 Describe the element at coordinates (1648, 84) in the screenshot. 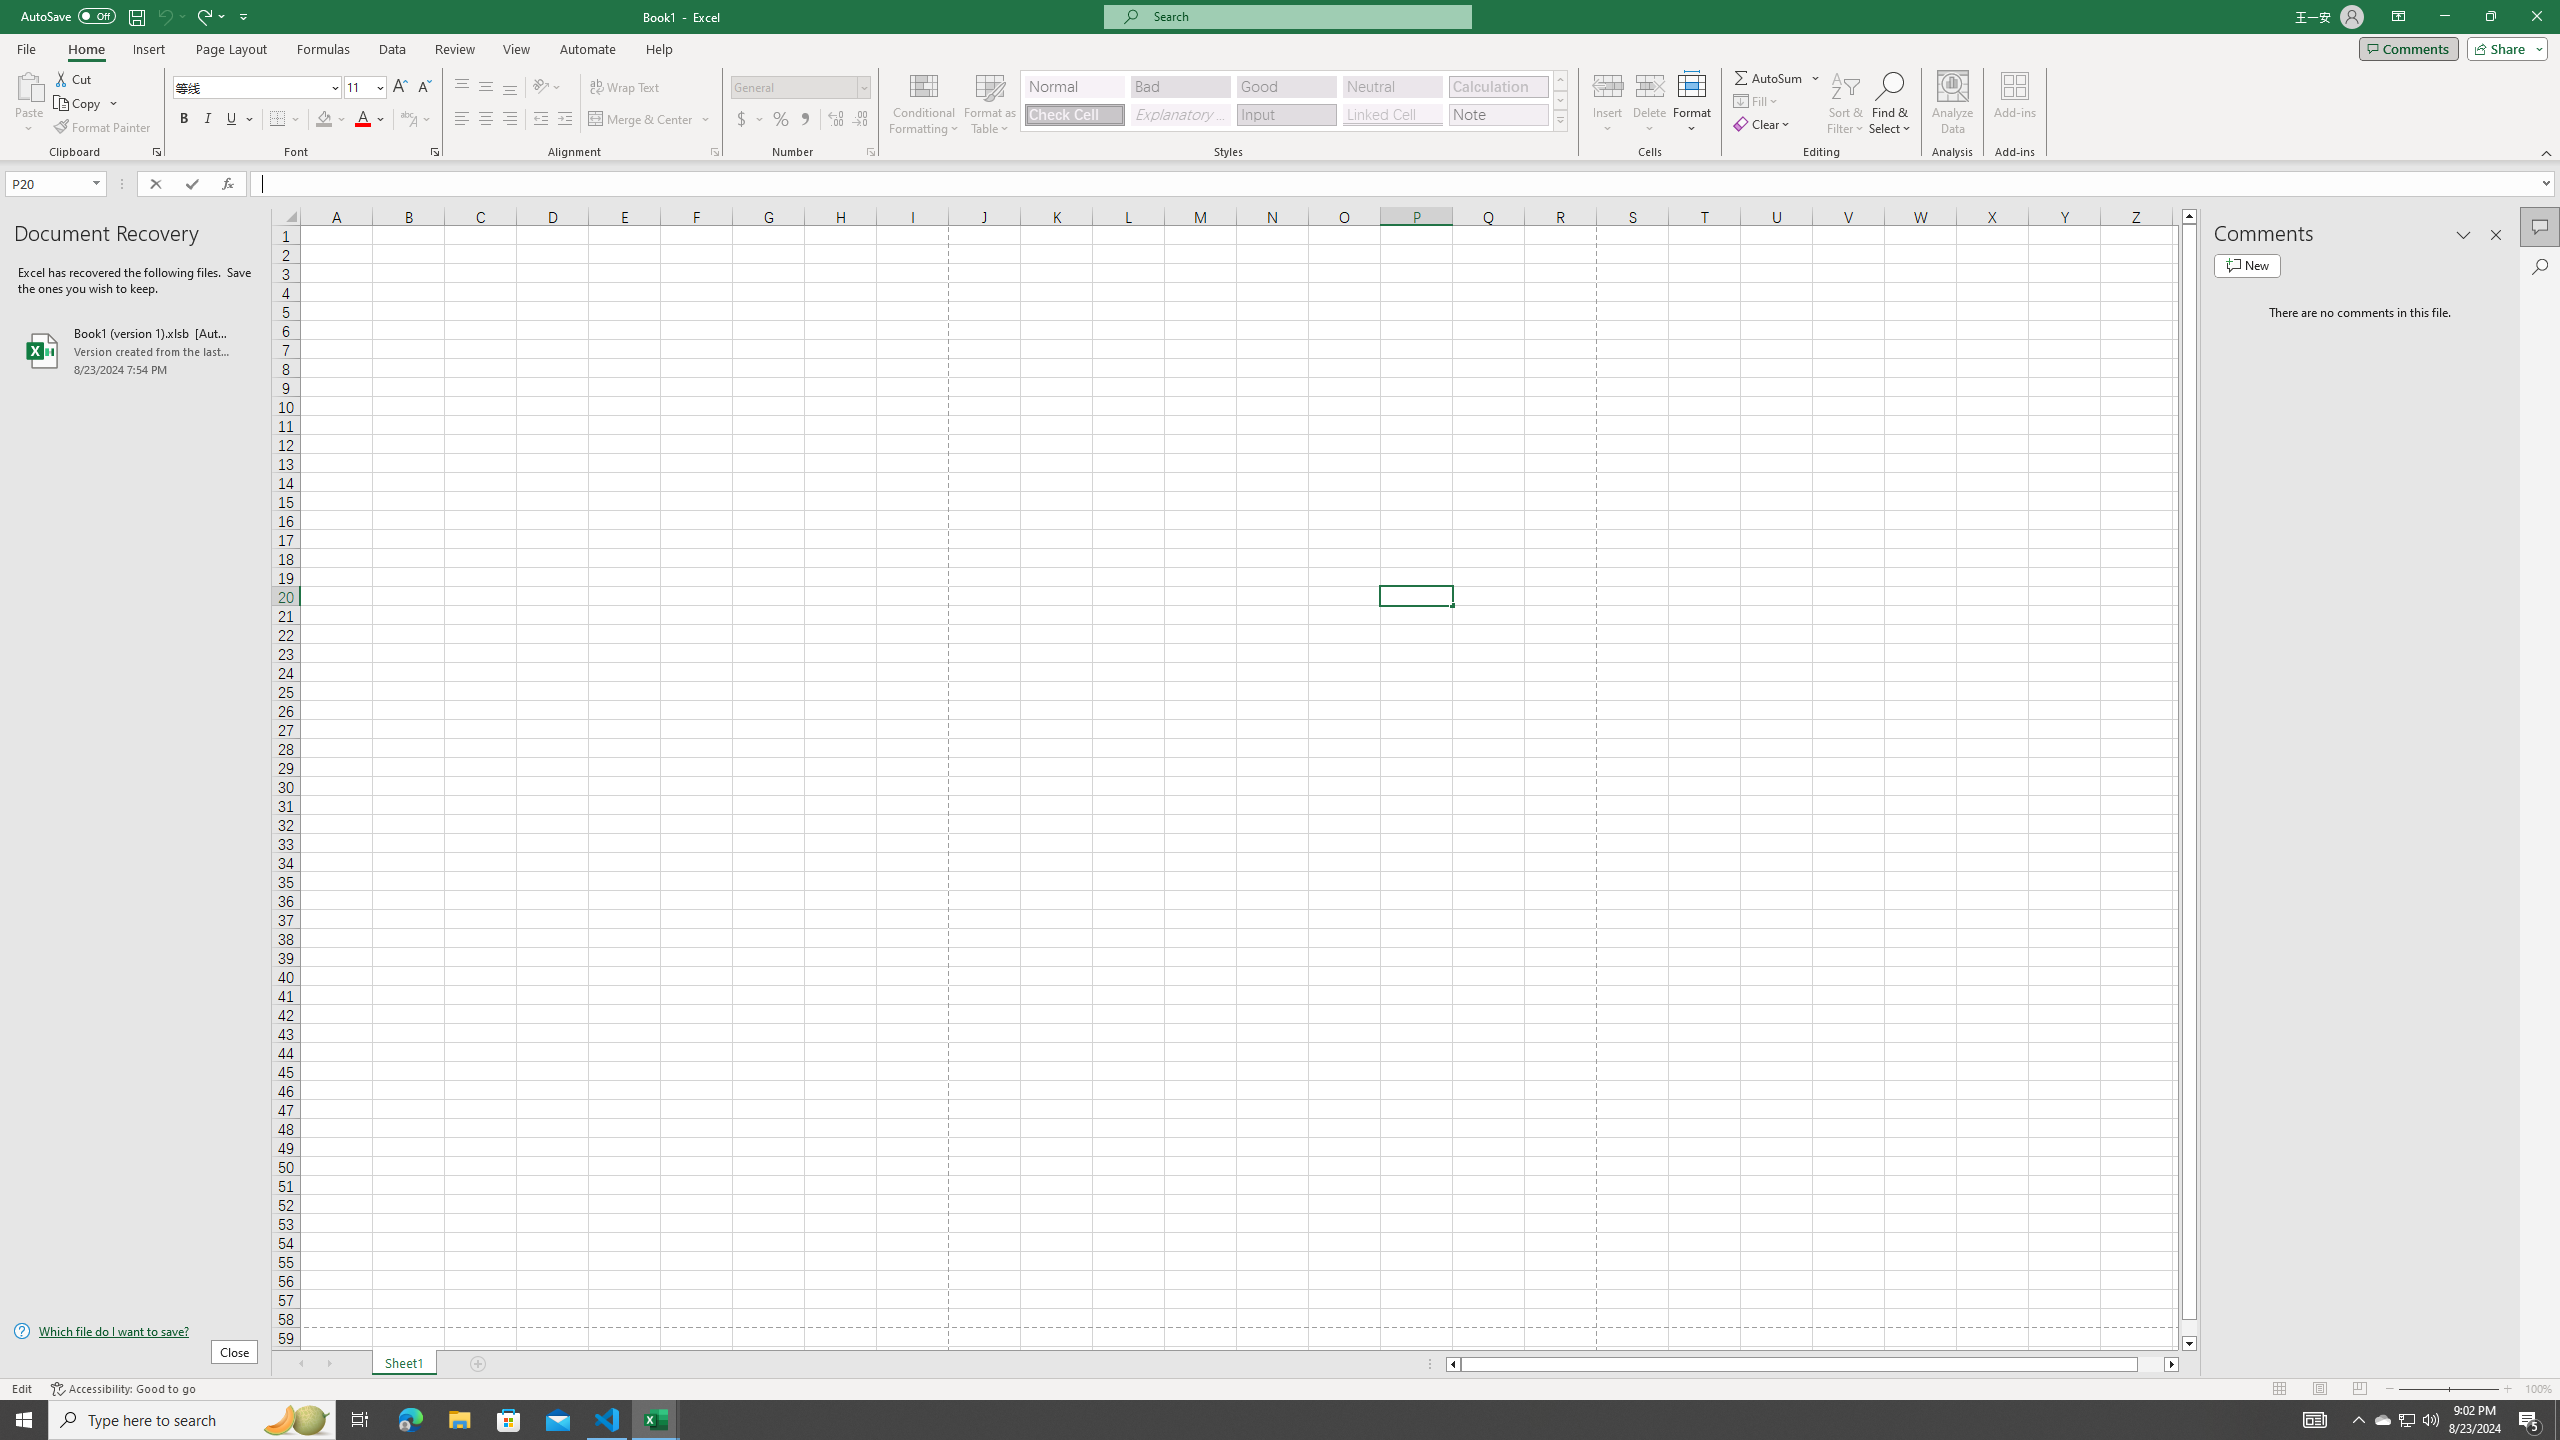

I see `'Delete Cells...'` at that location.